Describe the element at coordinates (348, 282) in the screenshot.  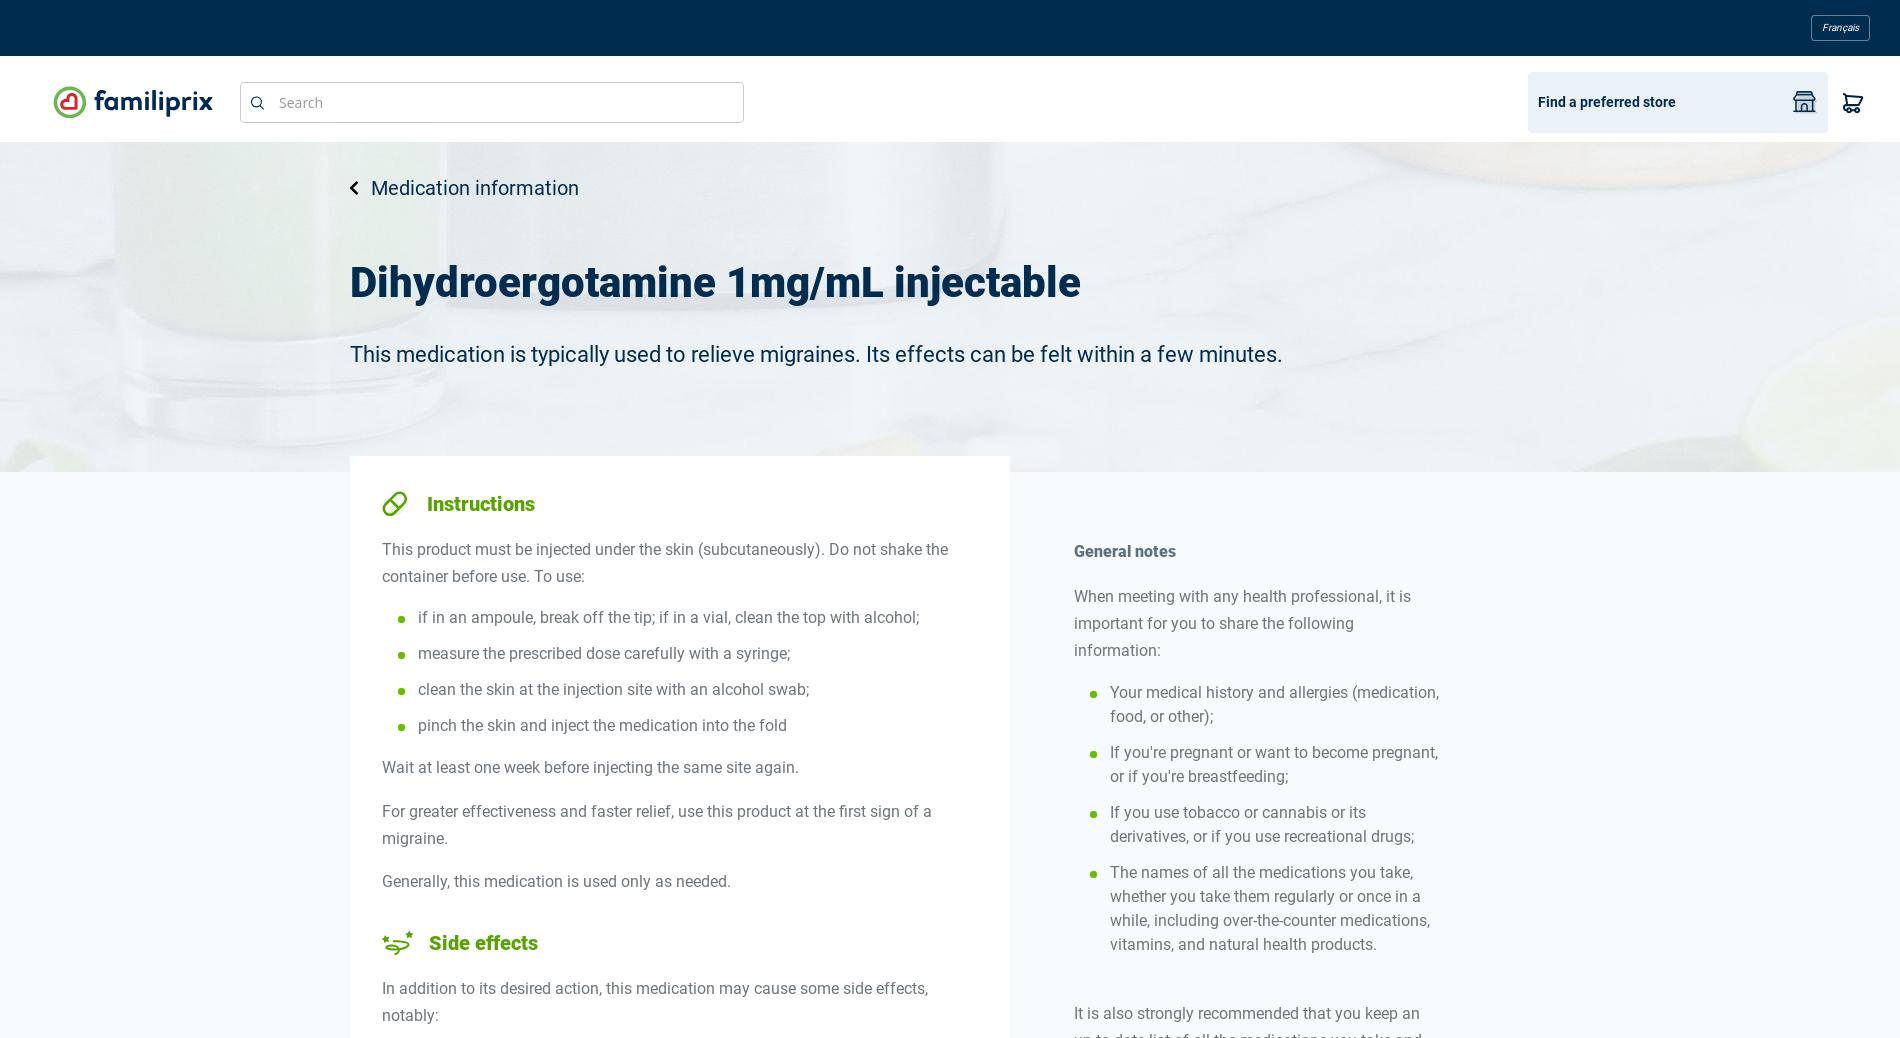
I see `'Dihydroergotamine 1mg/mL injectable'` at that location.